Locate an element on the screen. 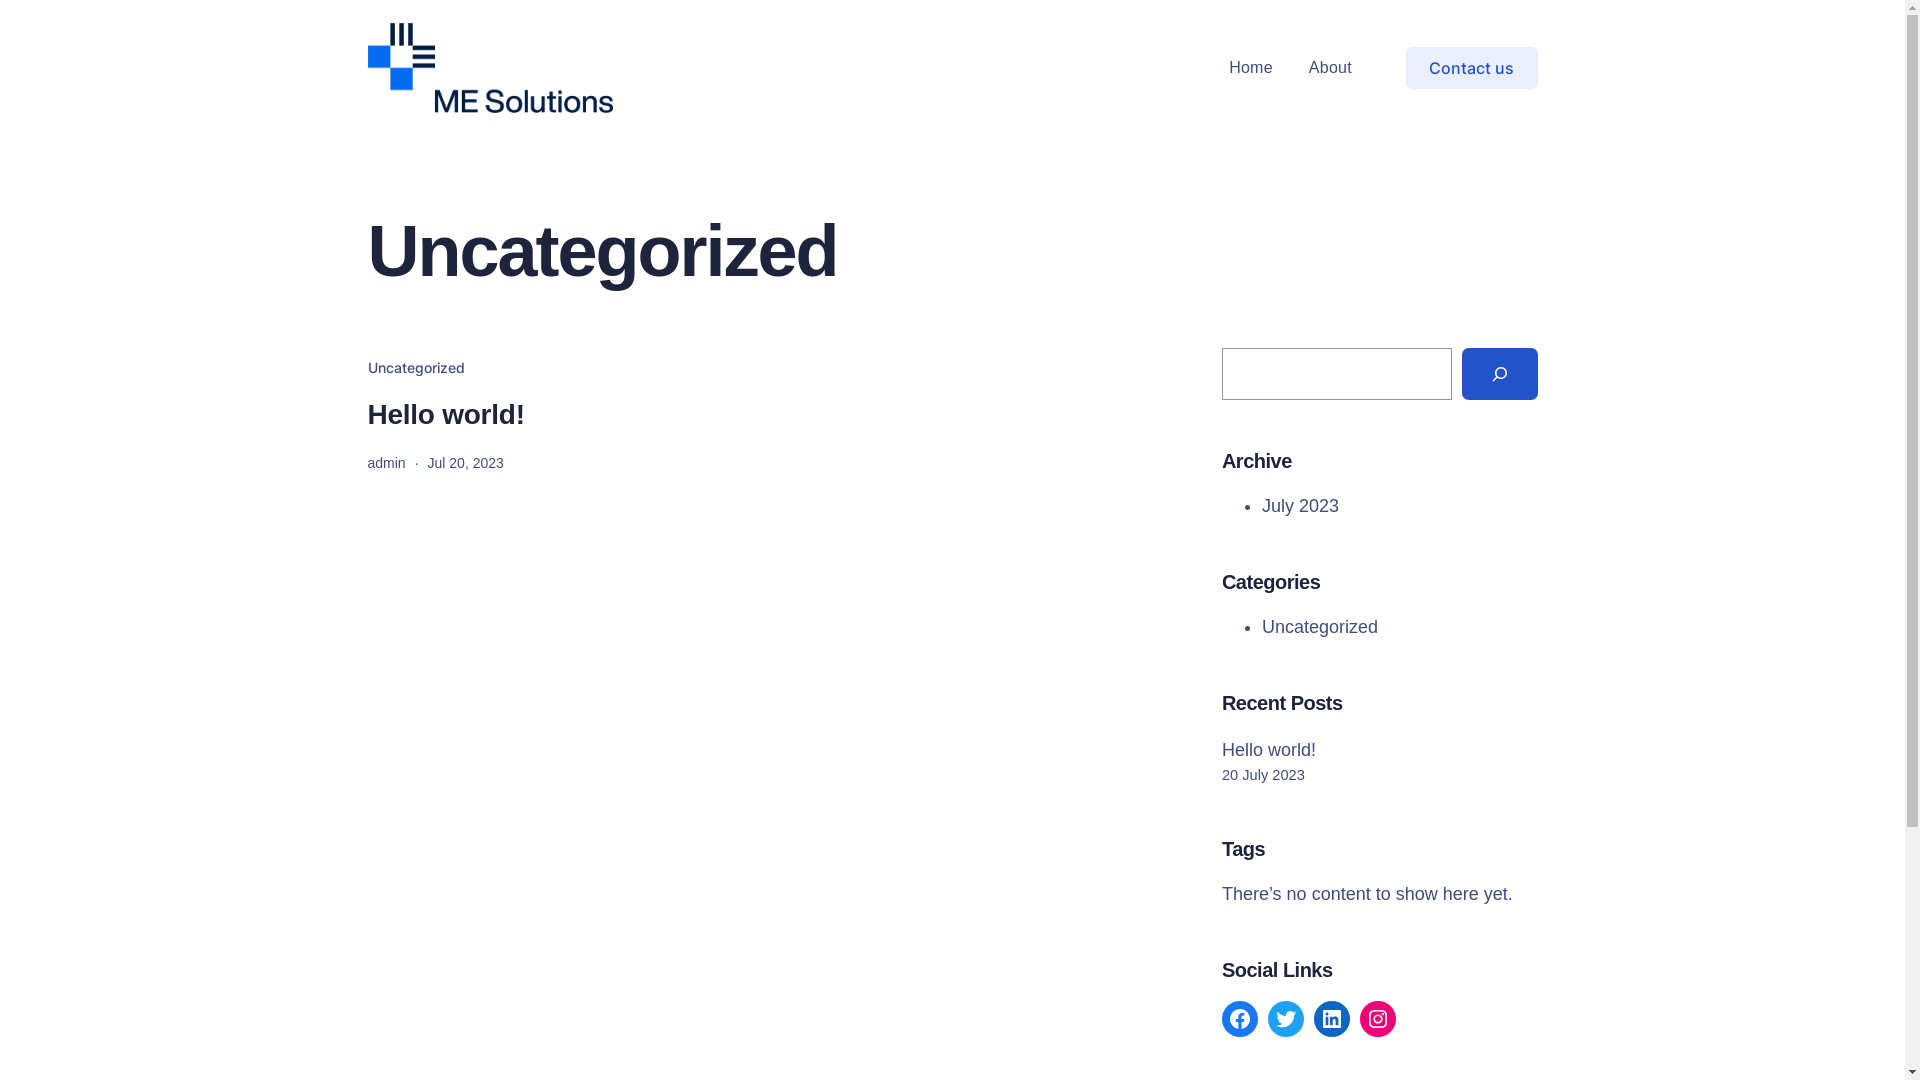 This screenshot has width=1920, height=1080. 'Contact us' is located at coordinates (1472, 66).